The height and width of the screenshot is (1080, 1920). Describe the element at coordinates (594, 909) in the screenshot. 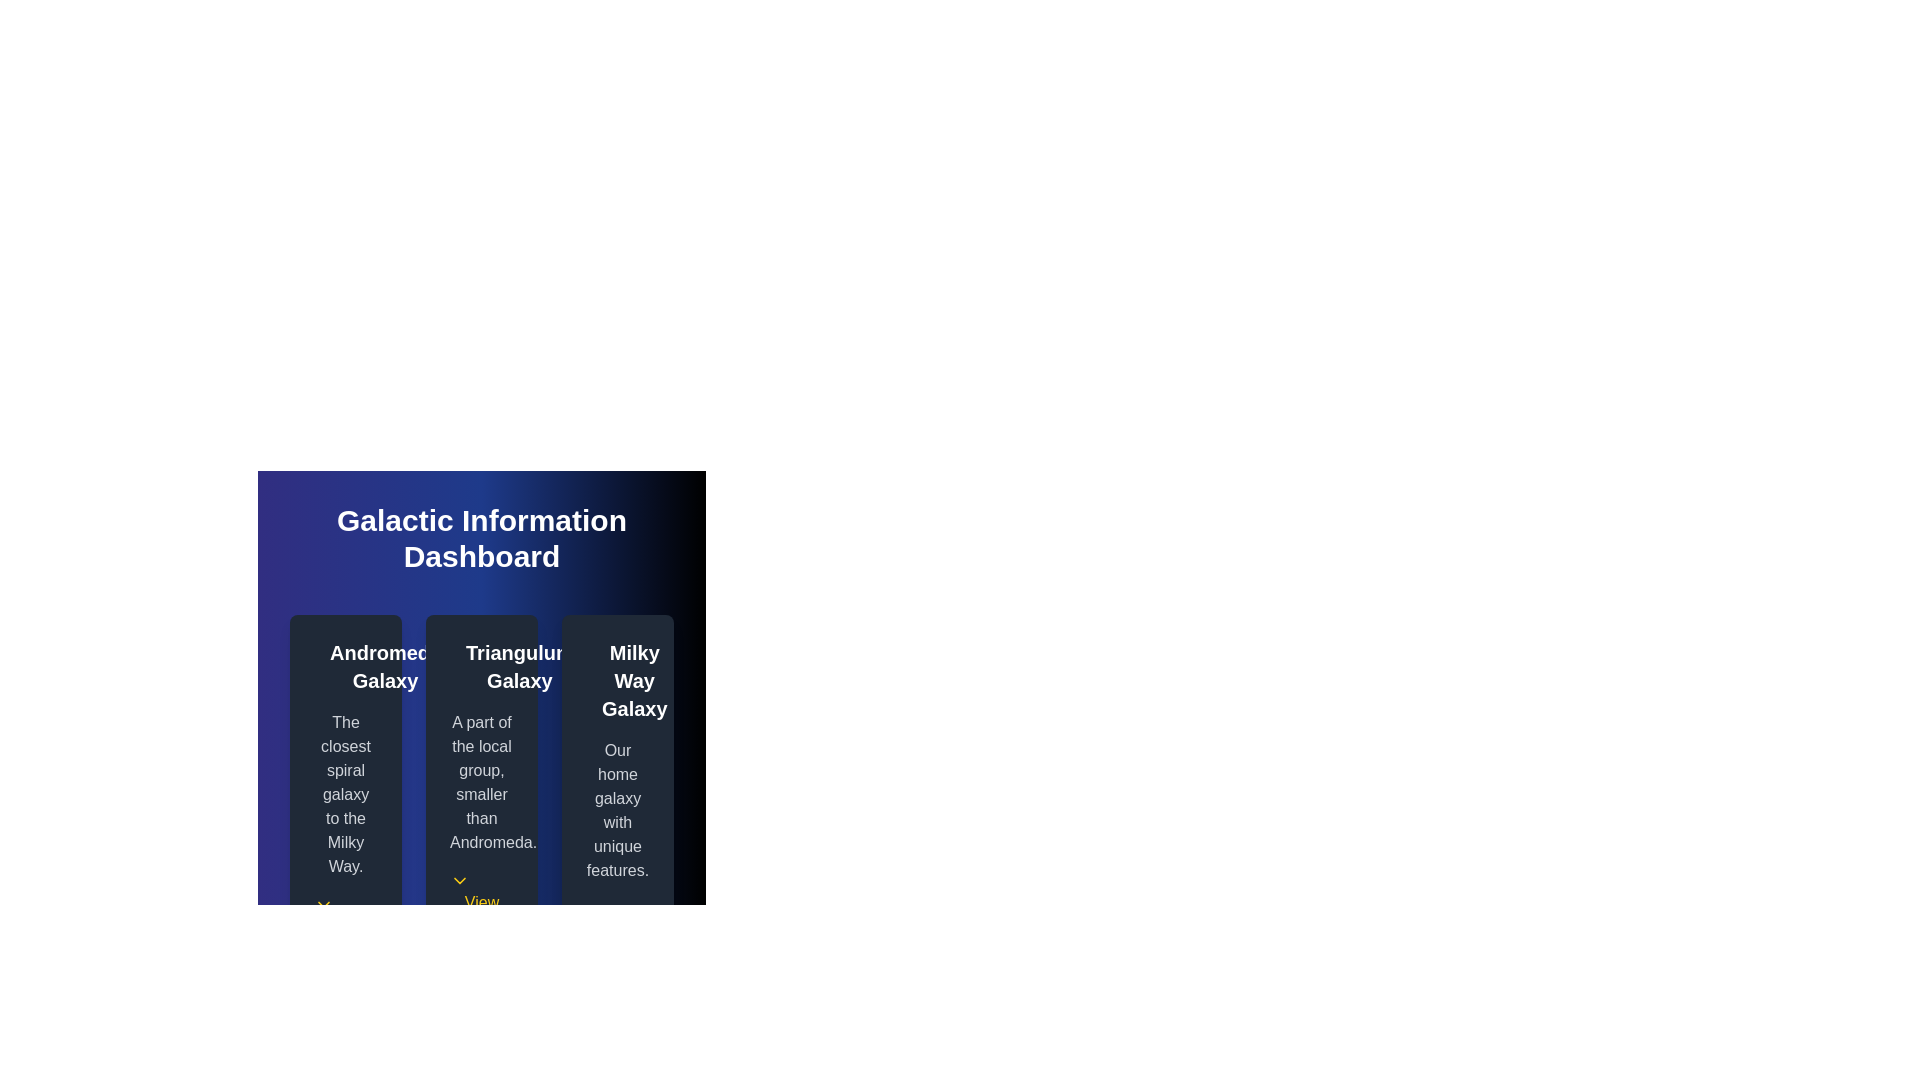

I see `the chevron icon located at the right end of the 'View Details' section under the 'Milky Way Galaxy' card` at that location.